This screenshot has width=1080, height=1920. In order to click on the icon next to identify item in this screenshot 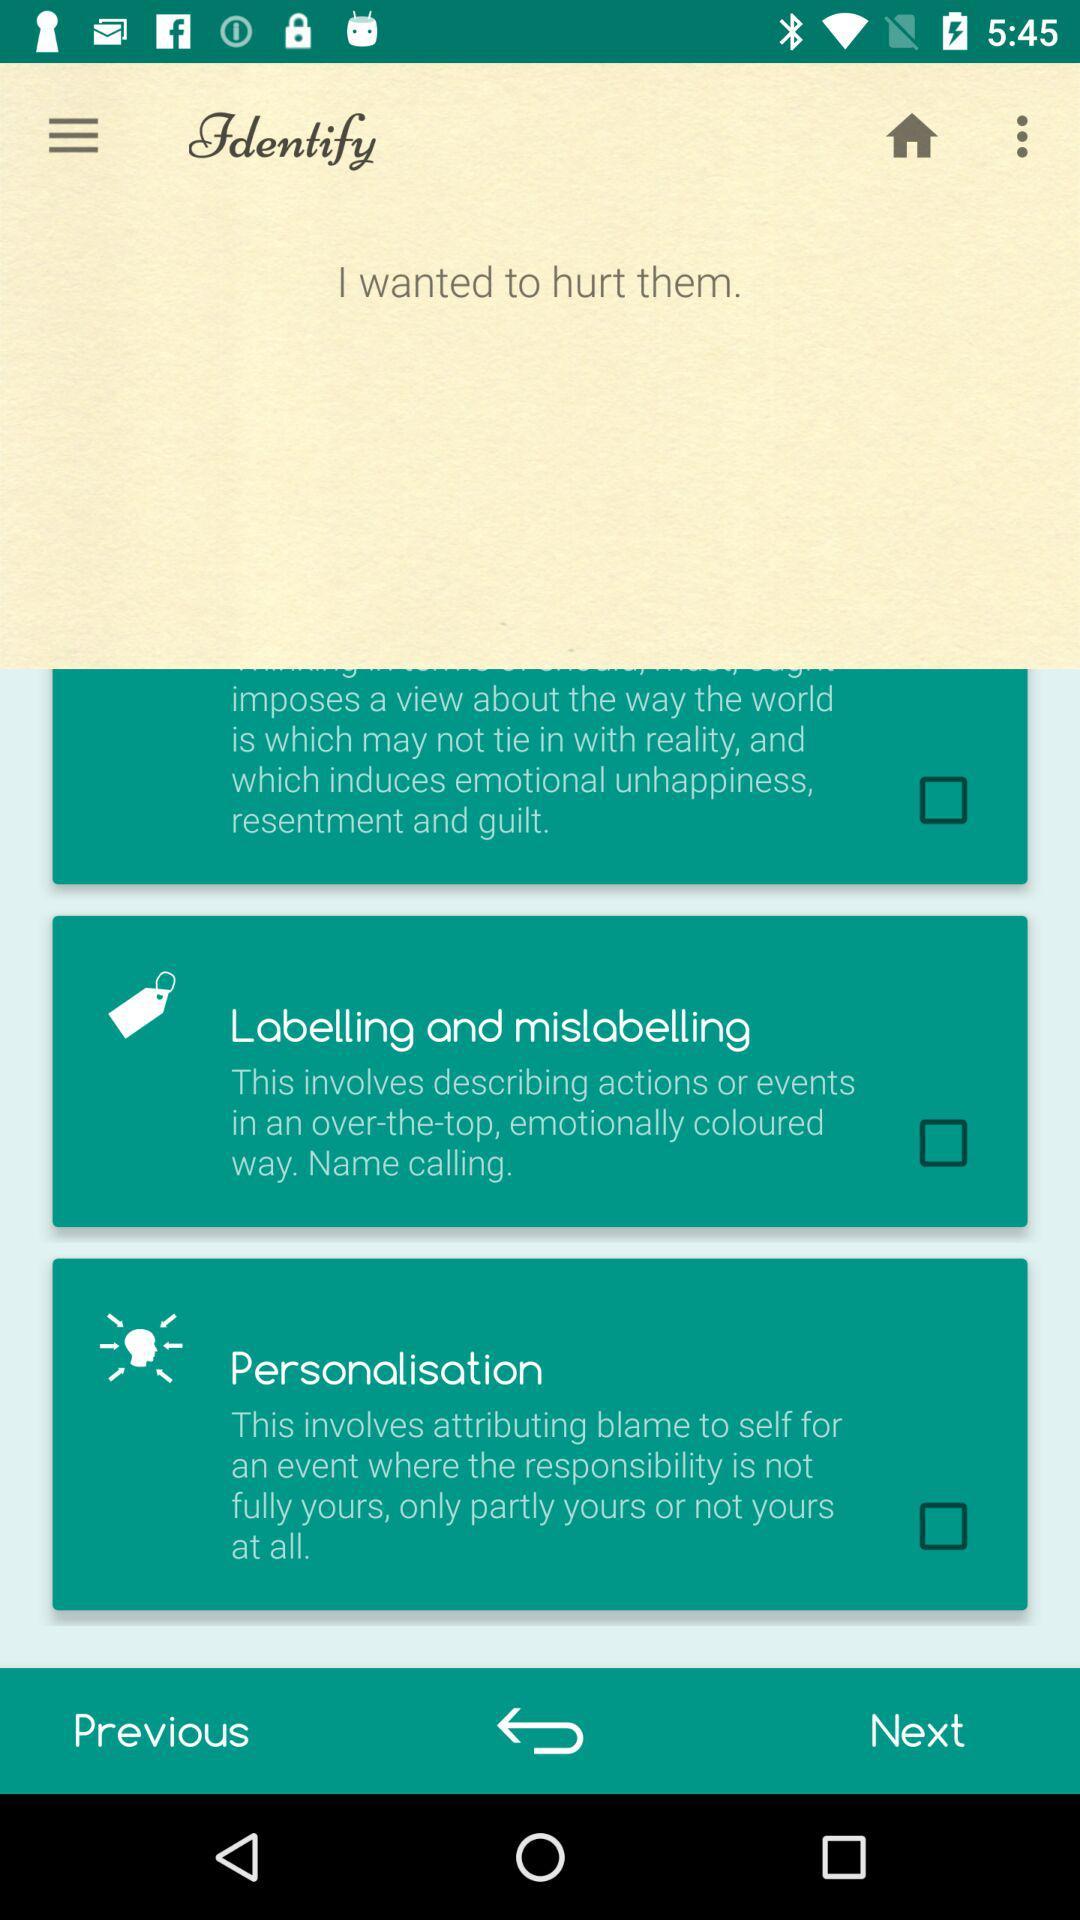, I will do `click(911, 135)`.